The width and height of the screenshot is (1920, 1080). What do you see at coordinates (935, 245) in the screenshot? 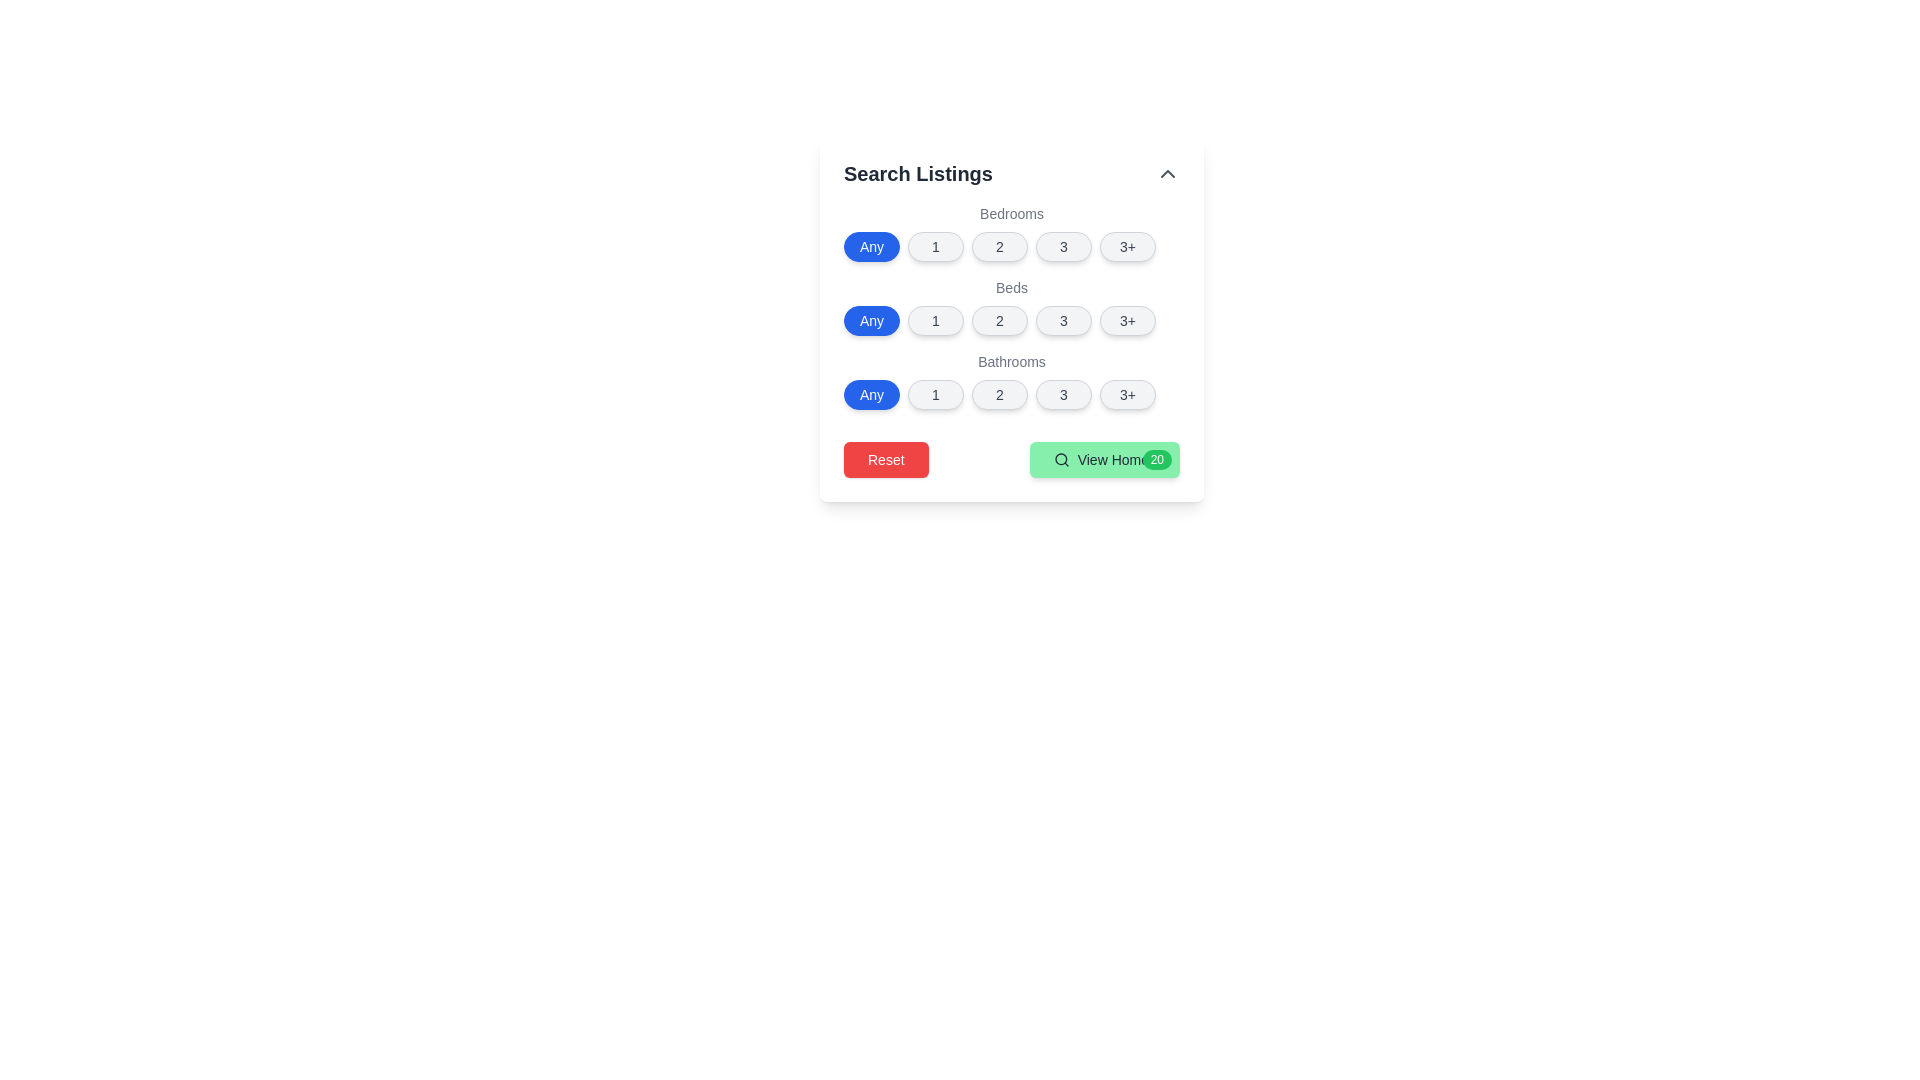
I see `the rectangular button with rounded corners labeled '1'` at bounding box center [935, 245].